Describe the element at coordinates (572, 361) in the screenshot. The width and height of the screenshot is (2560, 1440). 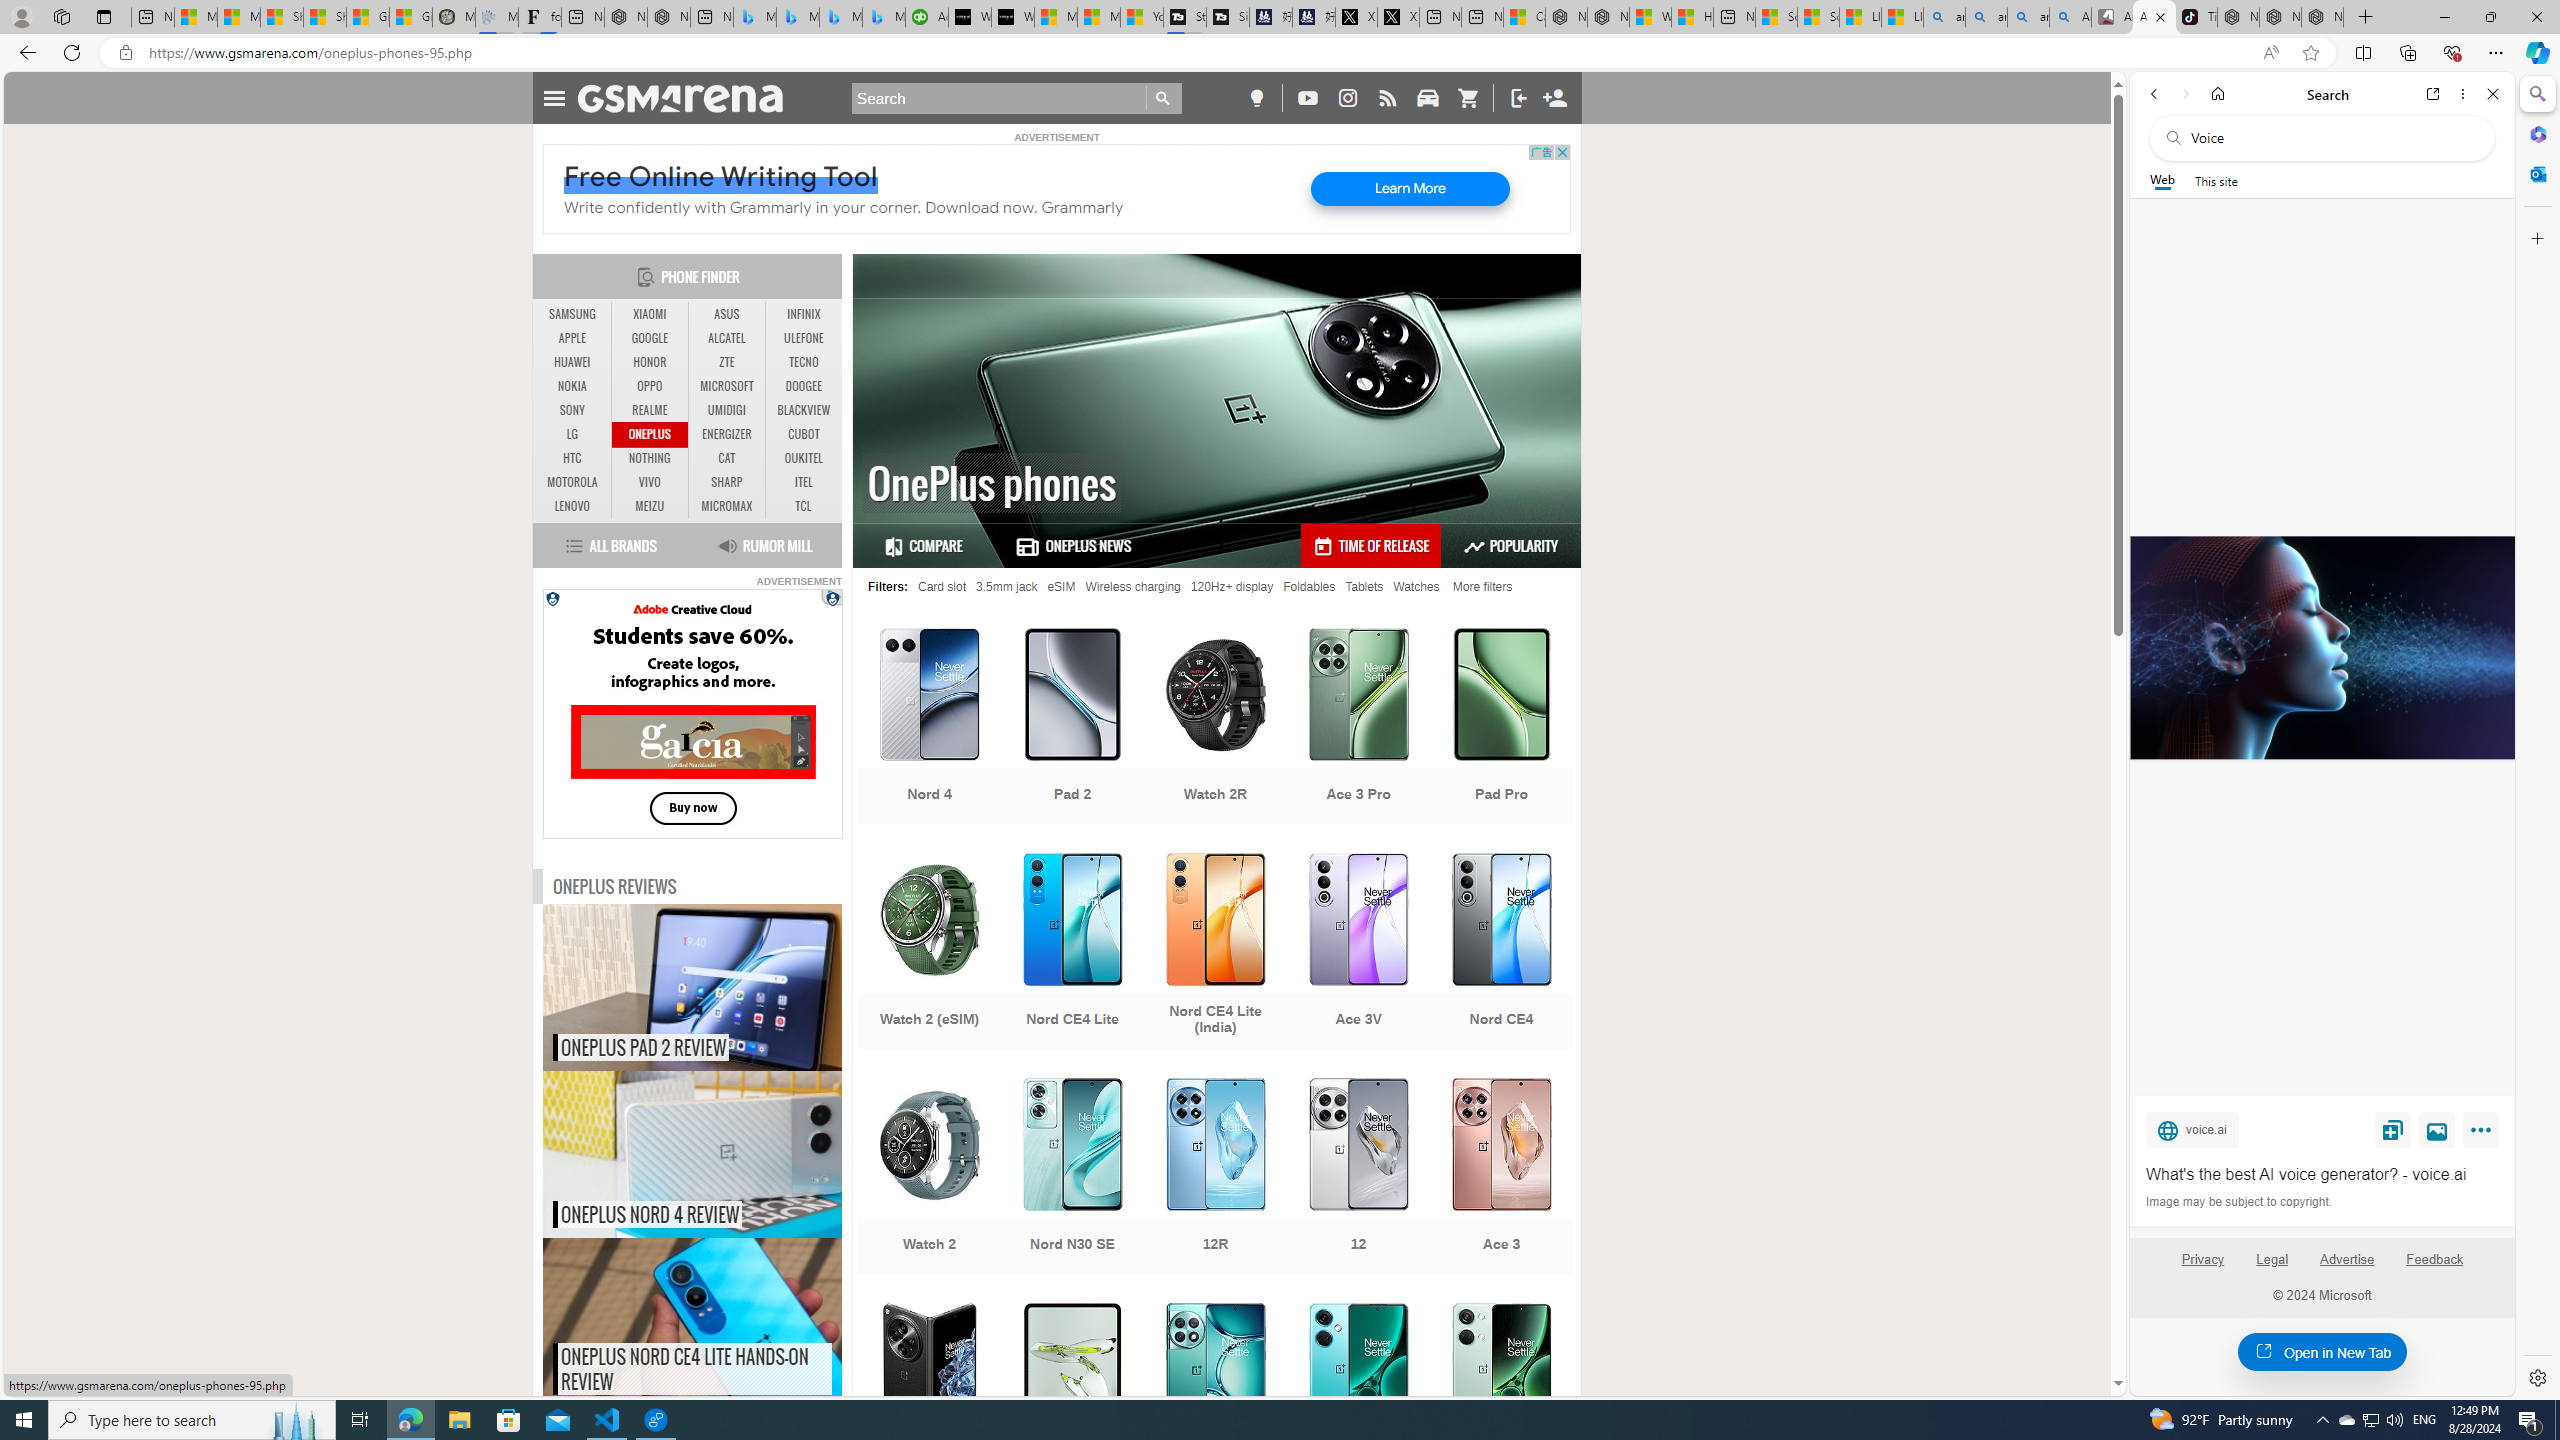
I see `'HUAWEI'` at that location.